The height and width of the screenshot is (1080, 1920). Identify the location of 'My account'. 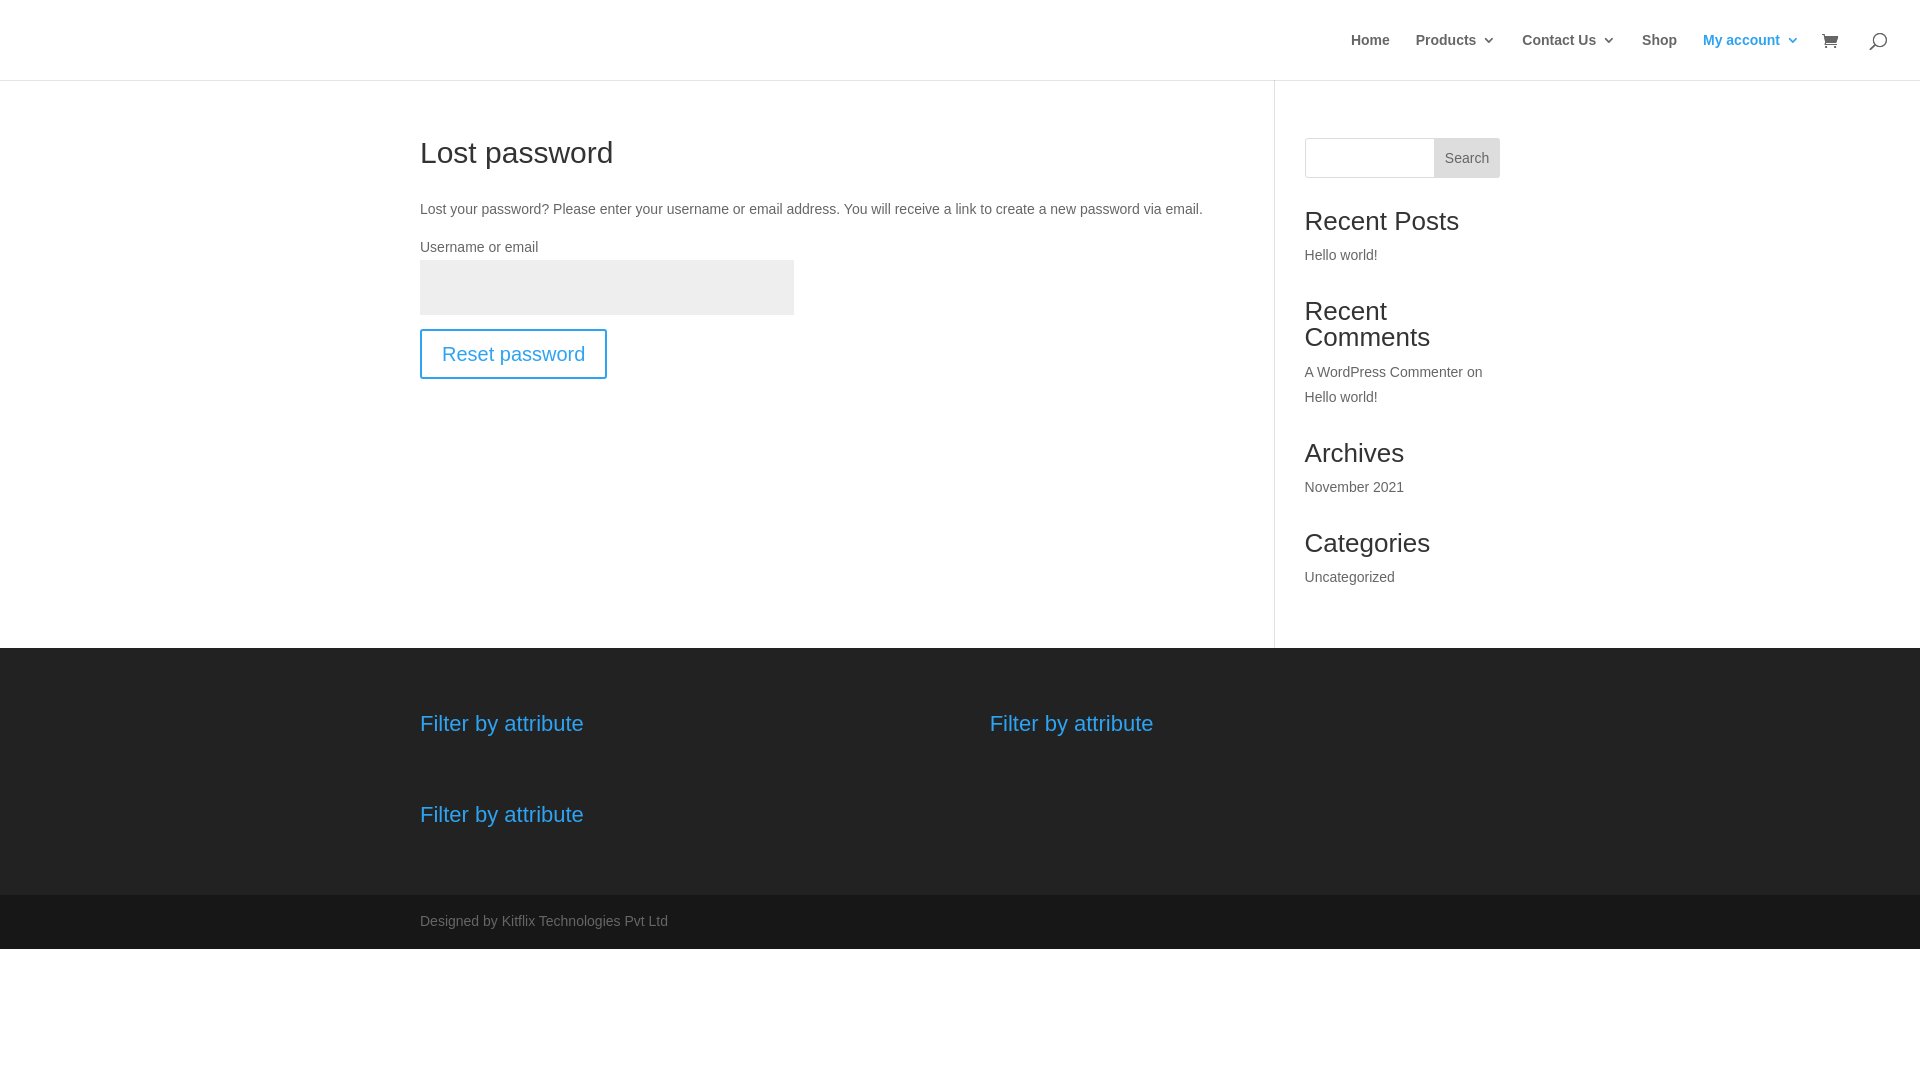
(1750, 55).